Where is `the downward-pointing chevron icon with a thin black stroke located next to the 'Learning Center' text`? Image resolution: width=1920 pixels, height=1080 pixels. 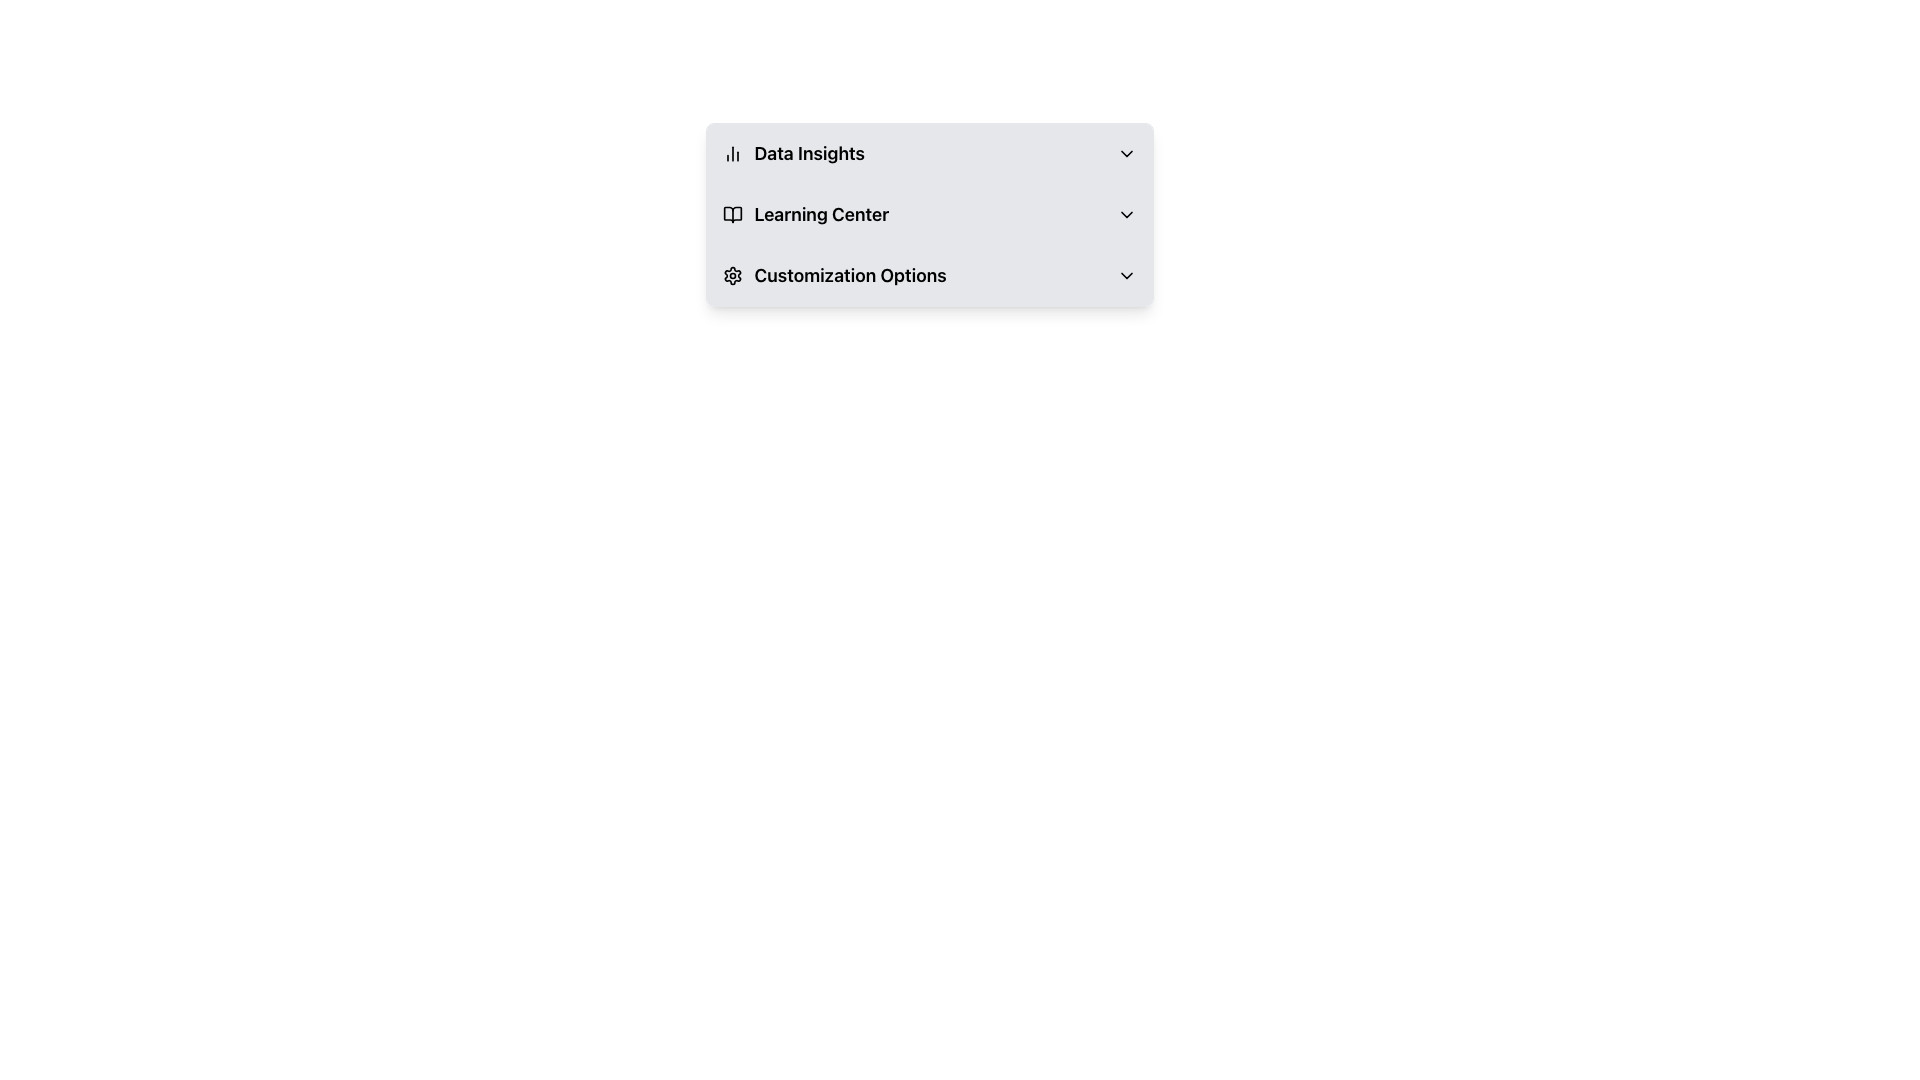 the downward-pointing chevron icon with a thin black stroke located next to the 'Learning Center' text is located at coordinates (1126, 215).